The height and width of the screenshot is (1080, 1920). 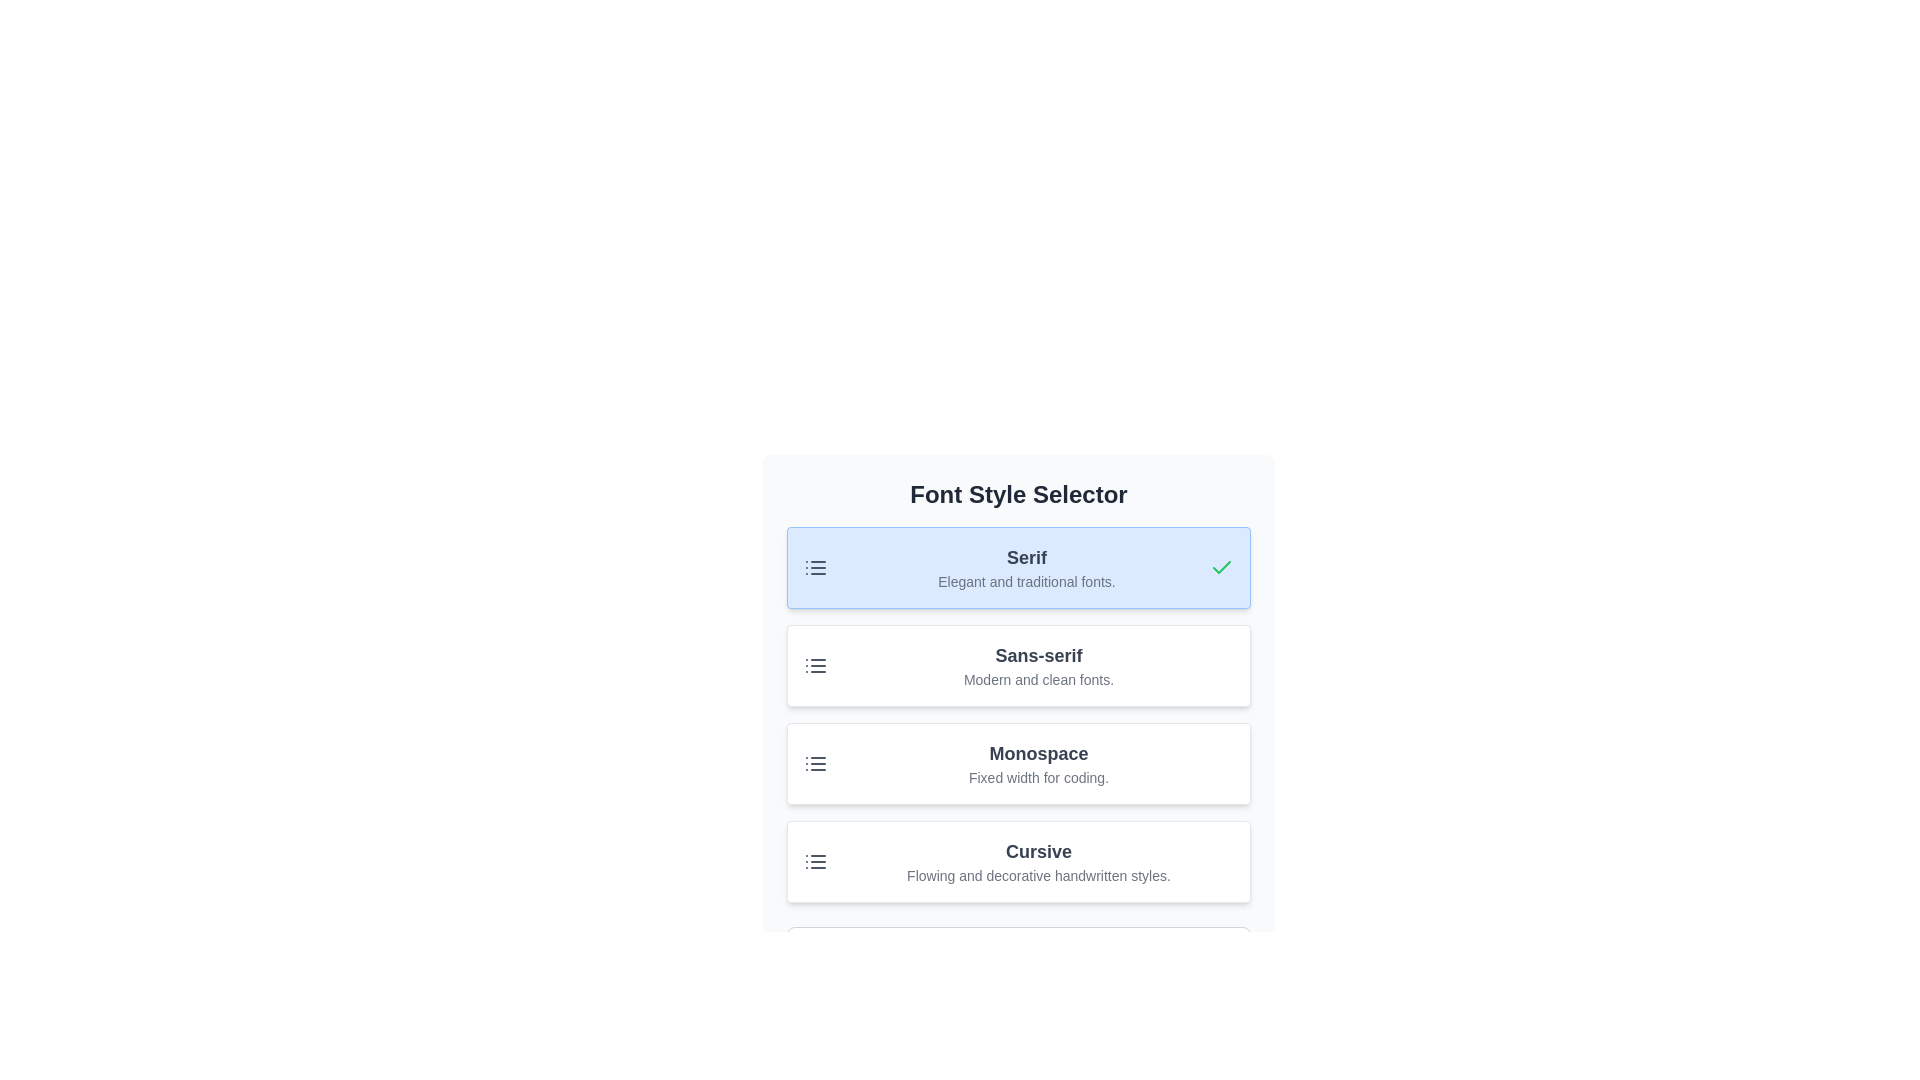 I want to click on the non-interactive list icon associated with the 'Monospace' font style option, located on the left side of the third option in the Font Style Selector, so click(x=816, y=763).